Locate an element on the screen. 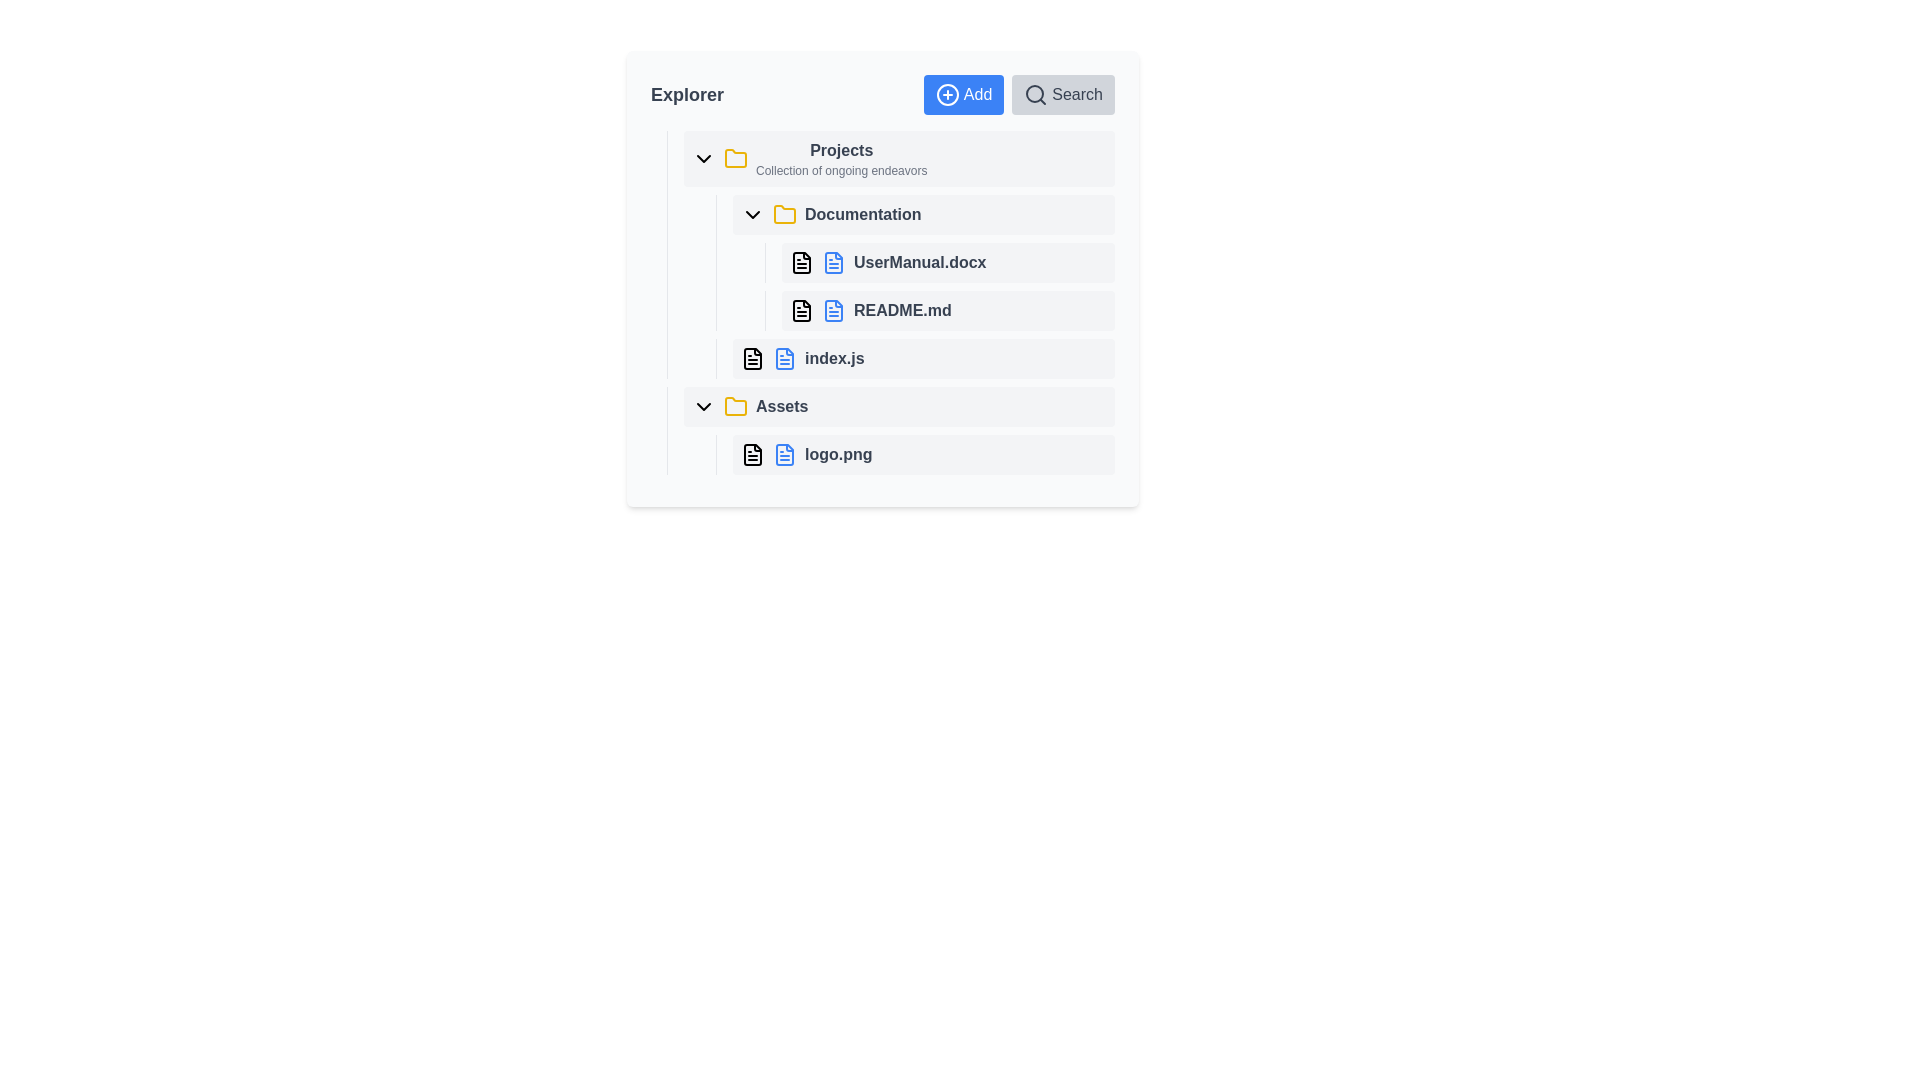 This screenshot has width=1920, height=1080. the search icon located inside the 'Search' button in the top-right corner of the interface is located at coordinates (1036, 95).